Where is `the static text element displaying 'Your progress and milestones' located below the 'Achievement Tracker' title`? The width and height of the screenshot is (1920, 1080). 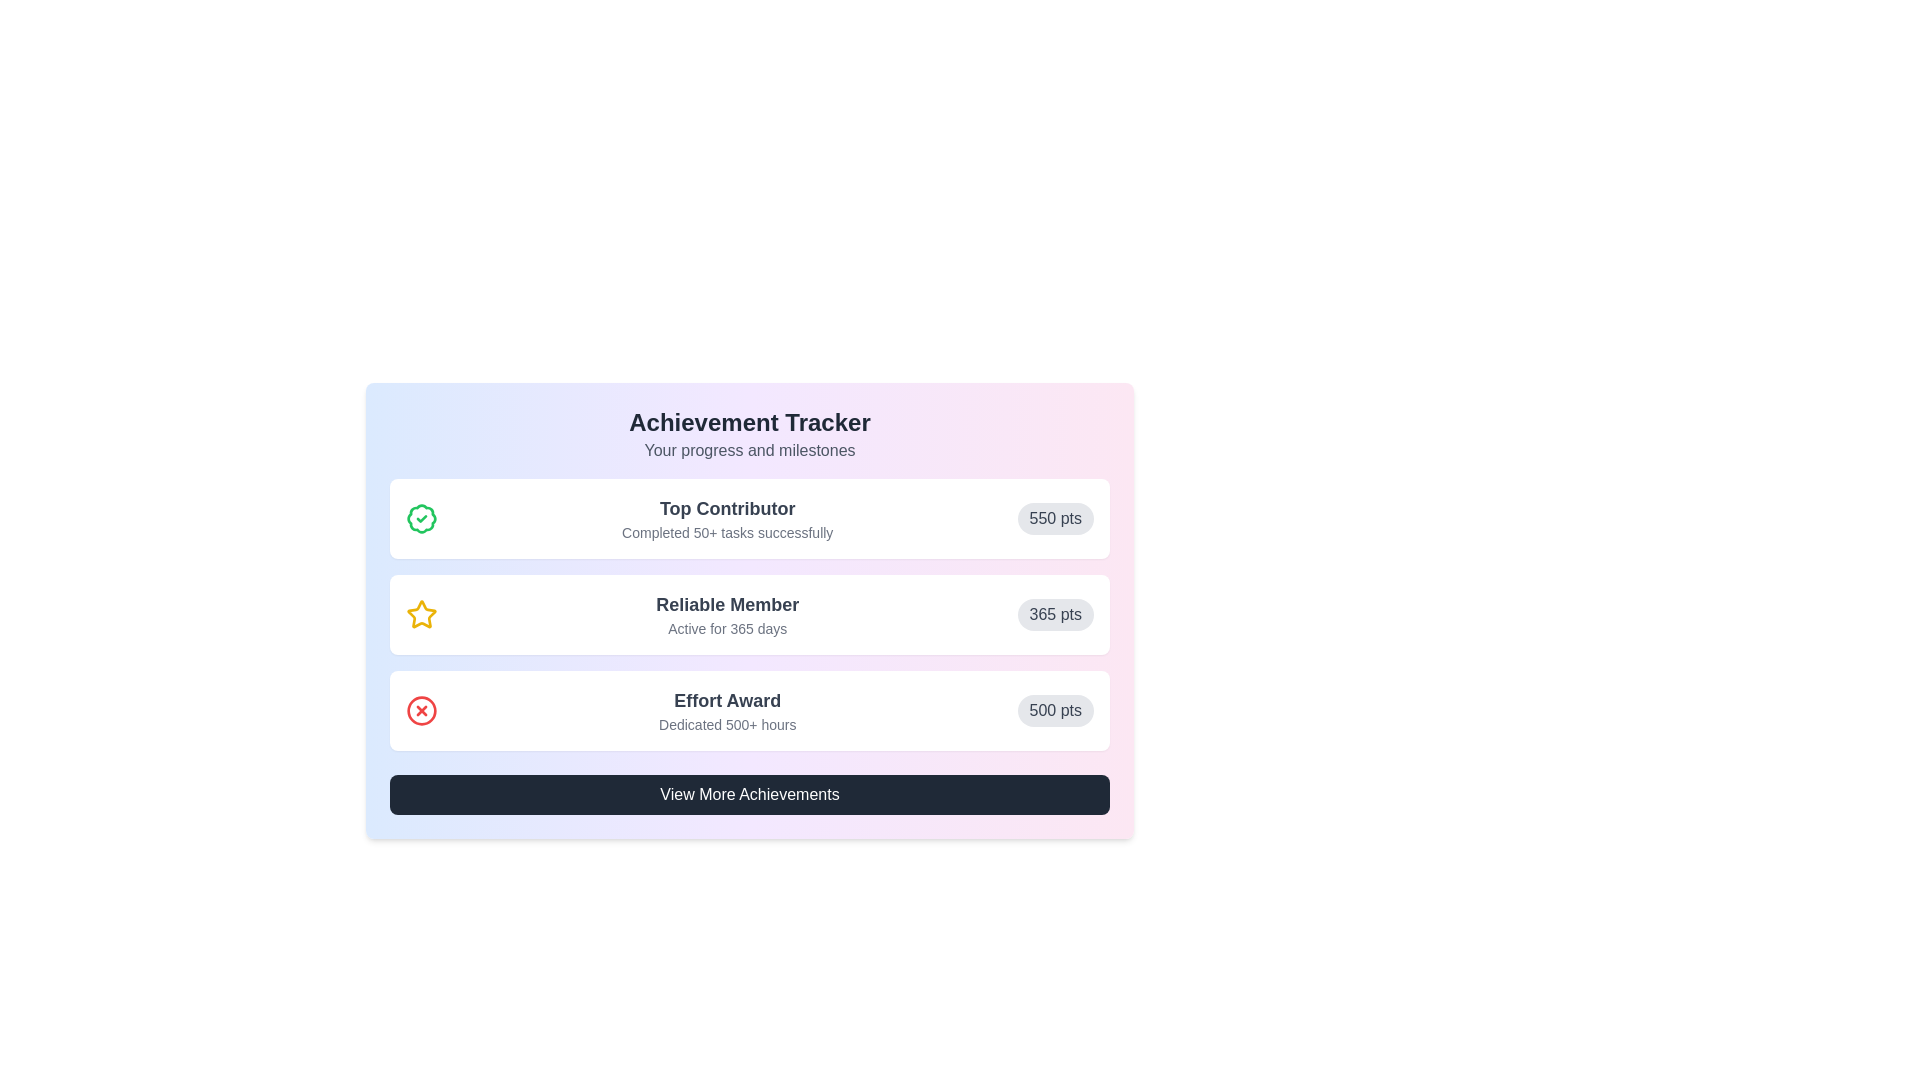 the static text element displaying 'Your progress and milestones' located below the 'Achievement Tracker' title is located at coordinates (748, 451).